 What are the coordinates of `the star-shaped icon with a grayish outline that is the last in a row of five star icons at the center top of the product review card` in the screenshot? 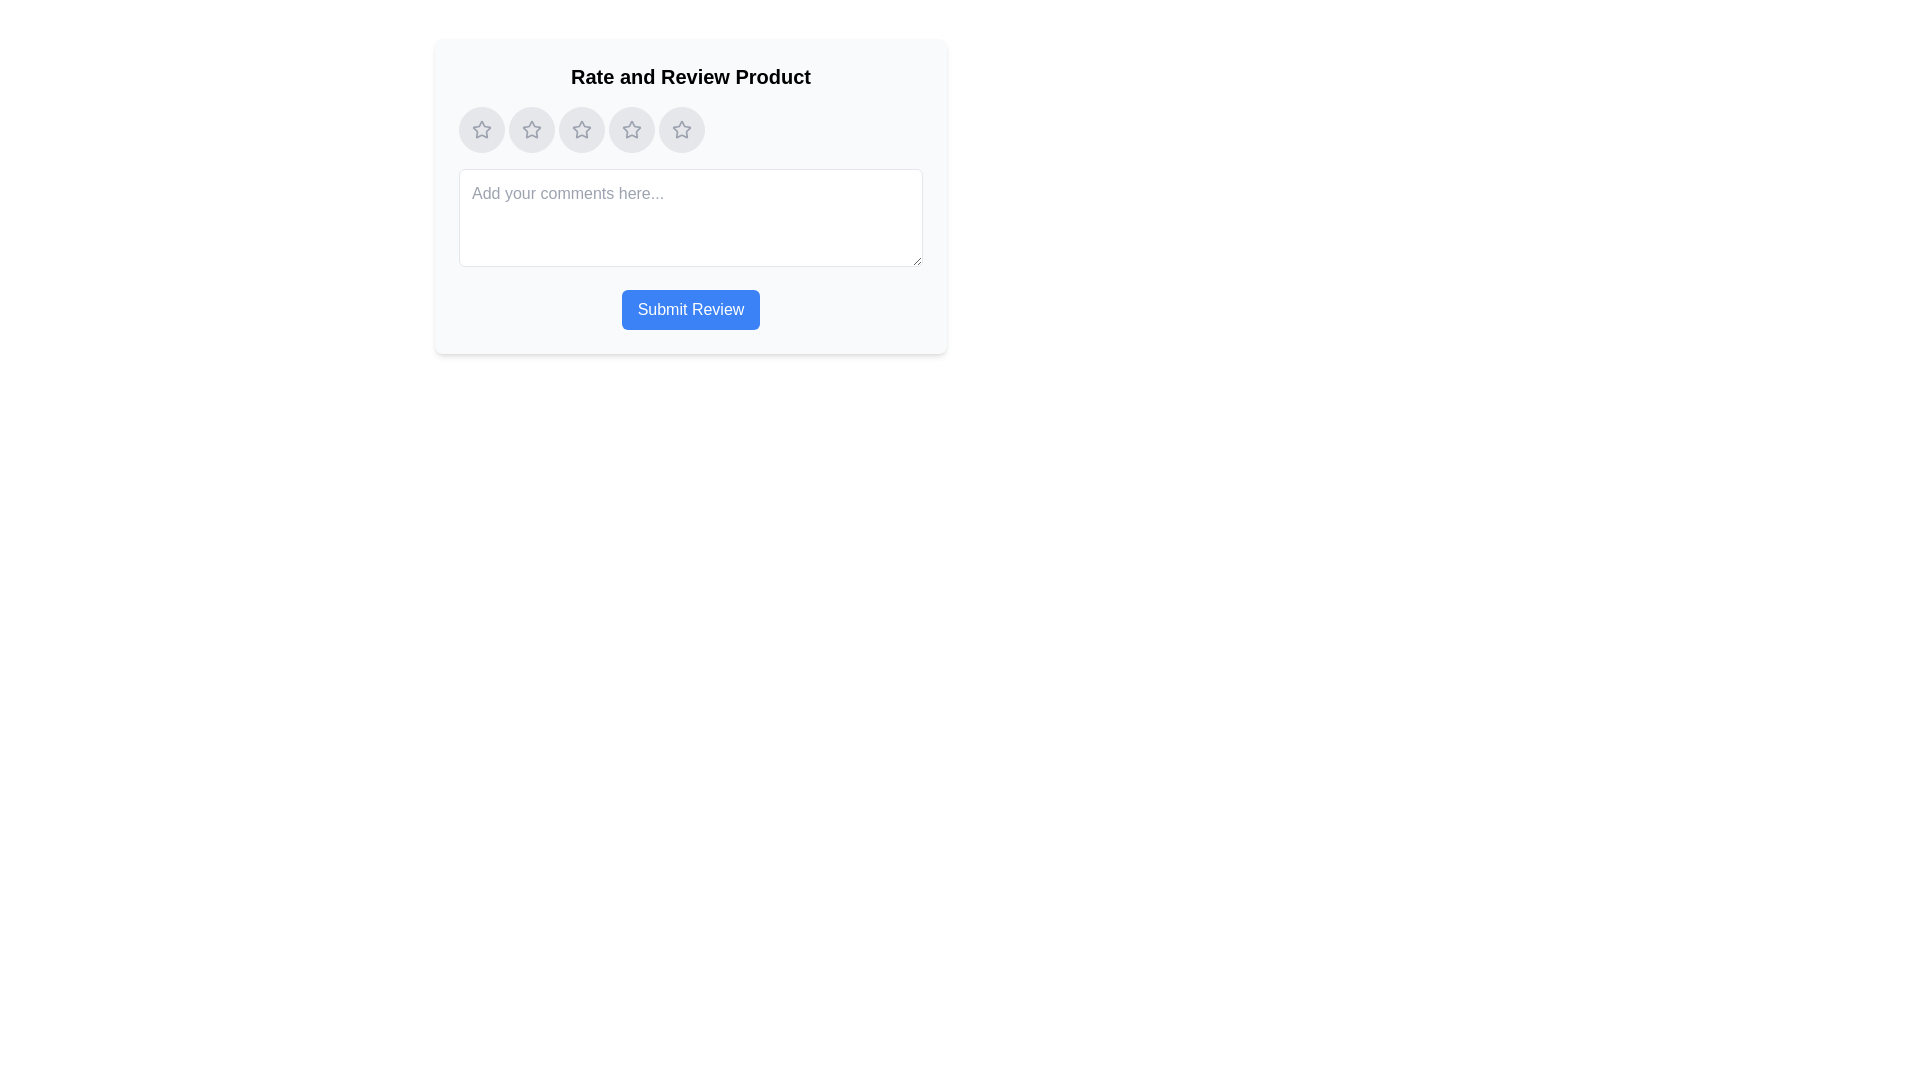 It's located at (681, 129).